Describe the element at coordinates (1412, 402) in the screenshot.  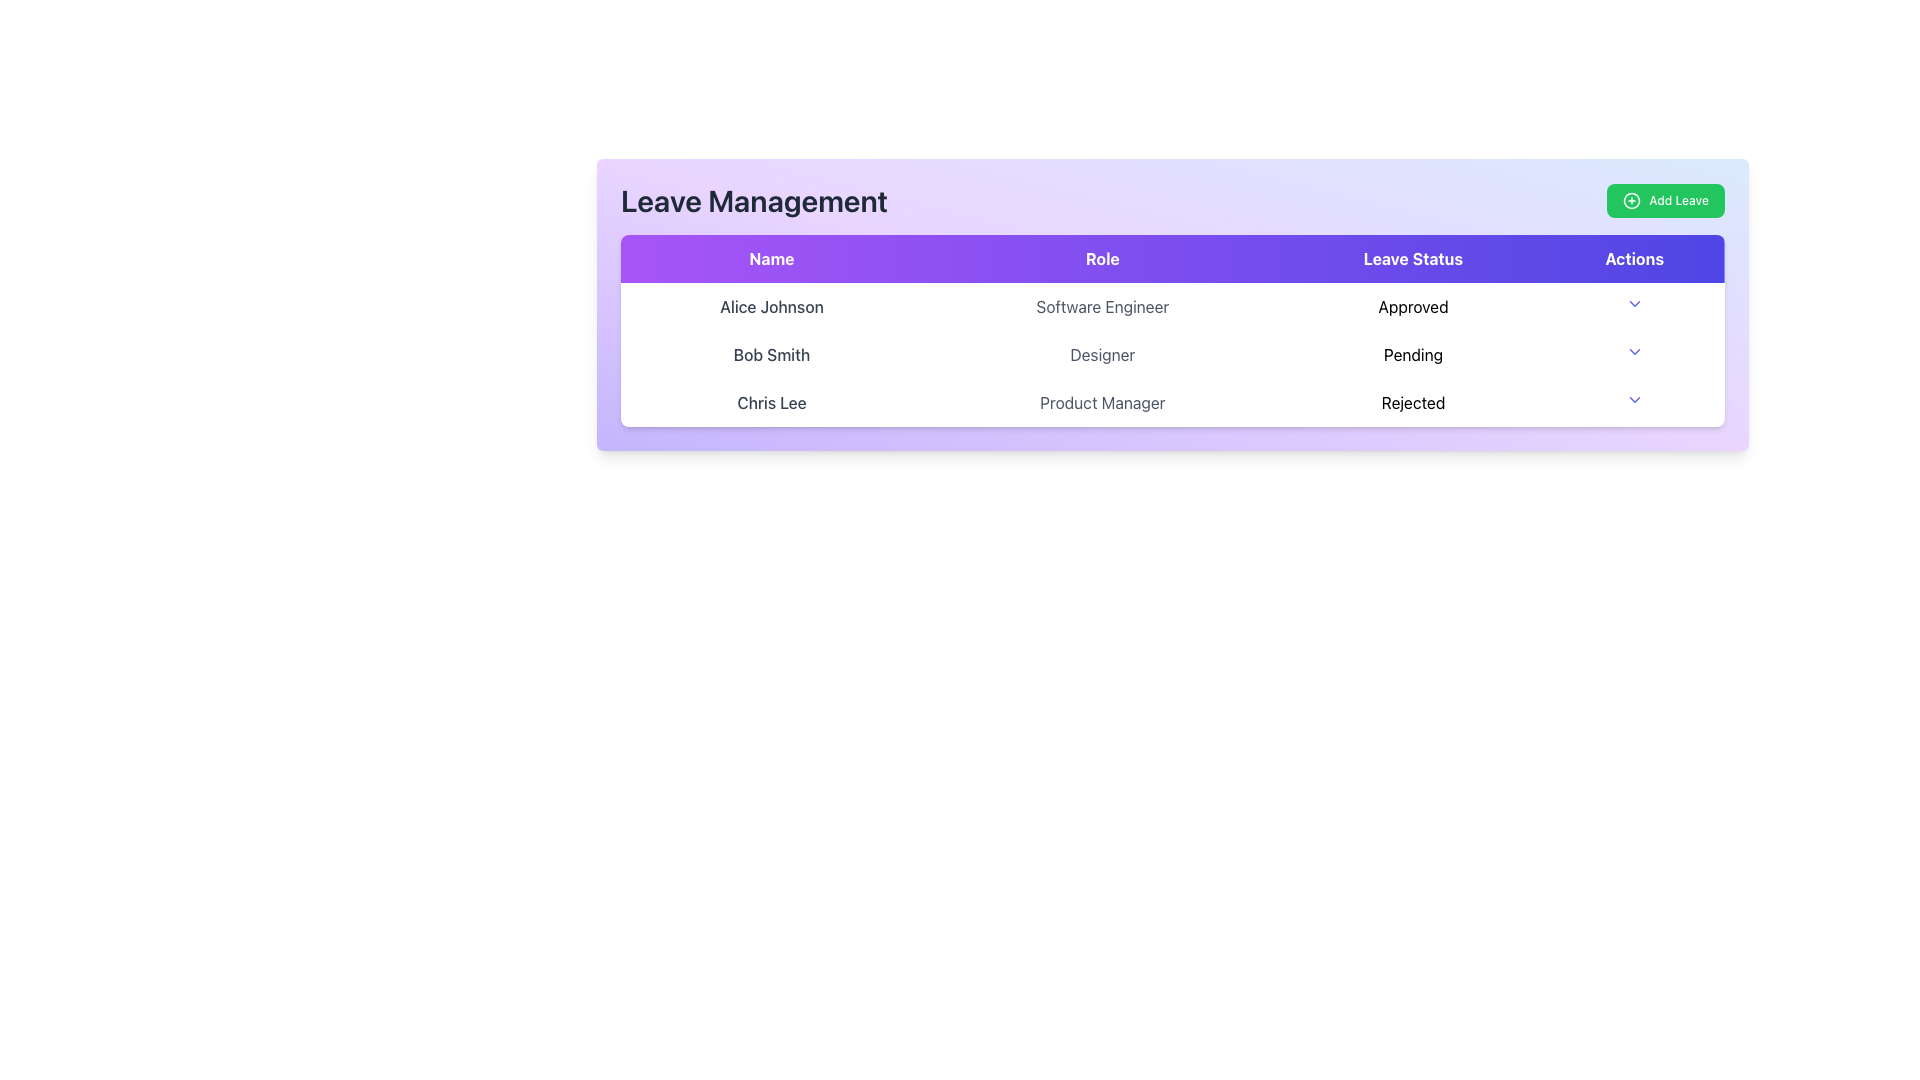
I see `the text 'Rejected' displayed in black font under the 'Leave Status' column for 'Chris Lee', the Product Manager` at that location.